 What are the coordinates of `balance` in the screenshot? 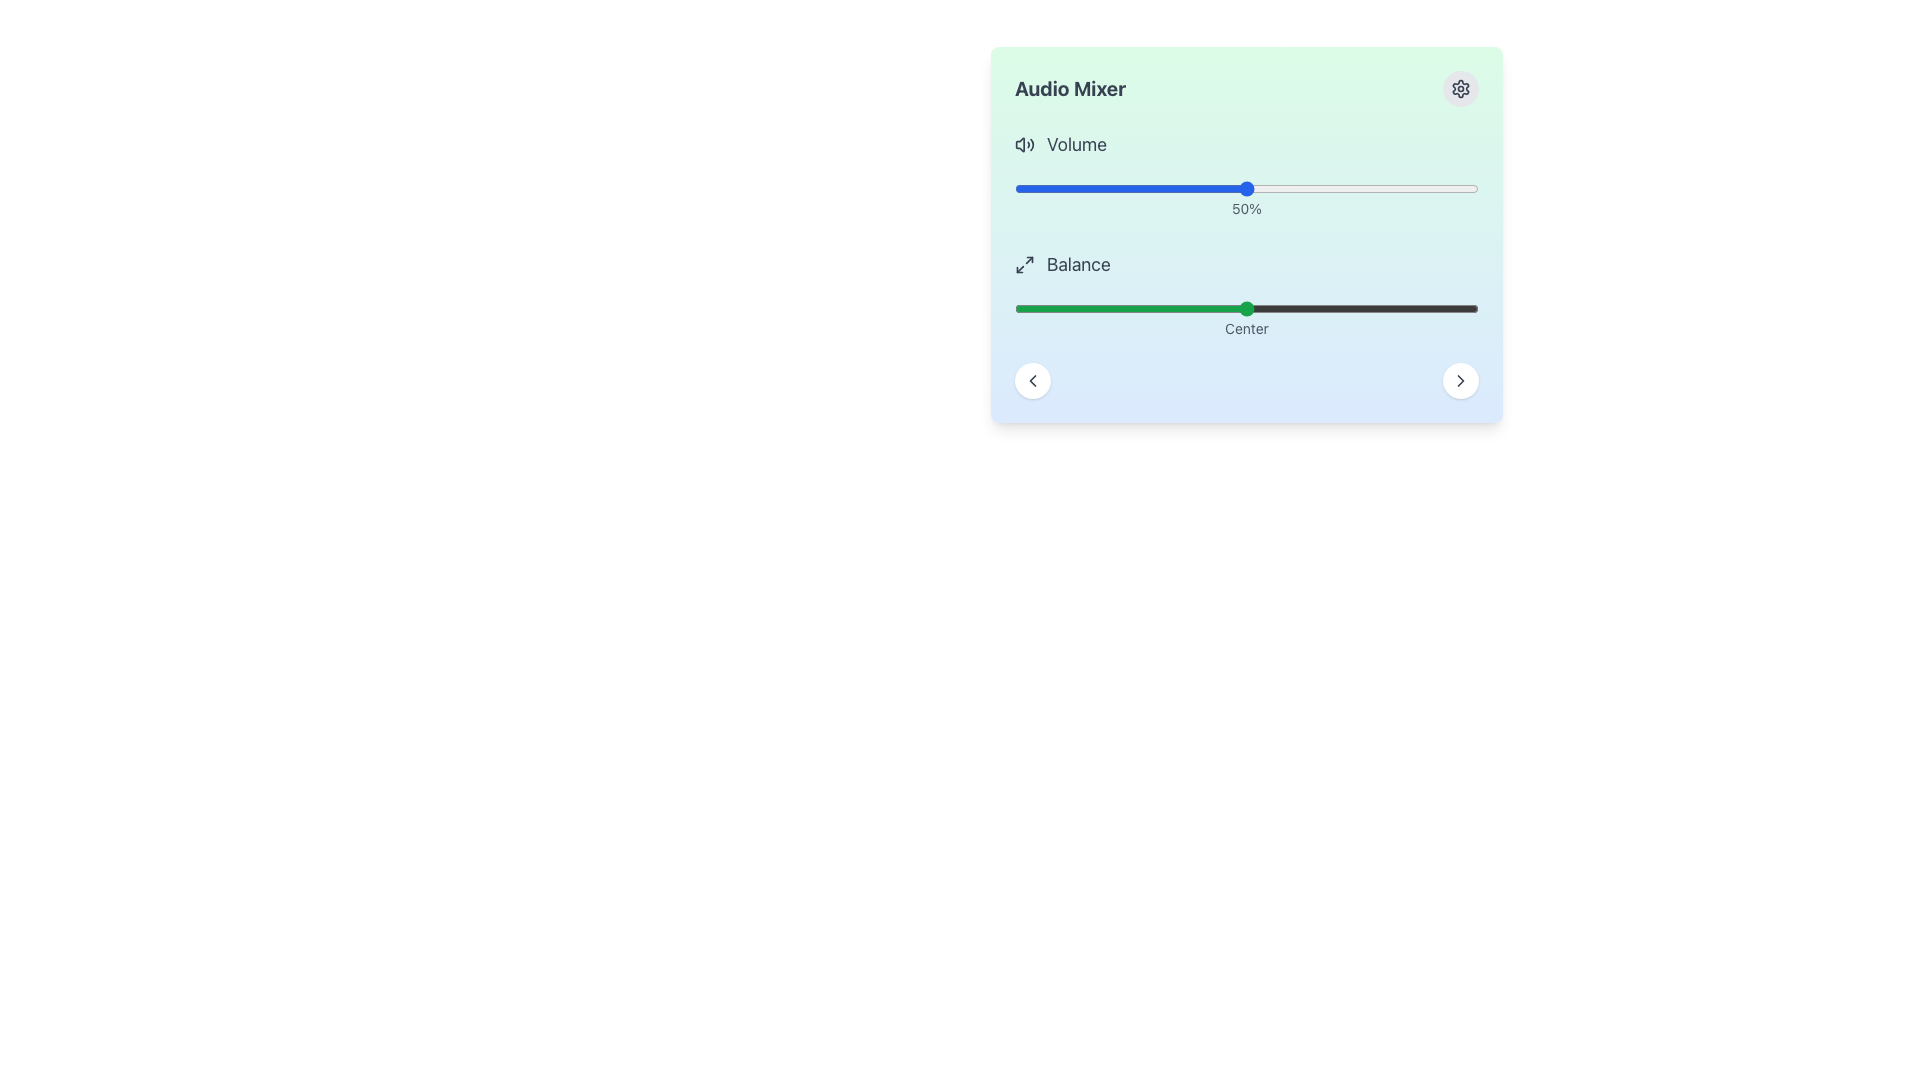 It's located at (1436, 308).